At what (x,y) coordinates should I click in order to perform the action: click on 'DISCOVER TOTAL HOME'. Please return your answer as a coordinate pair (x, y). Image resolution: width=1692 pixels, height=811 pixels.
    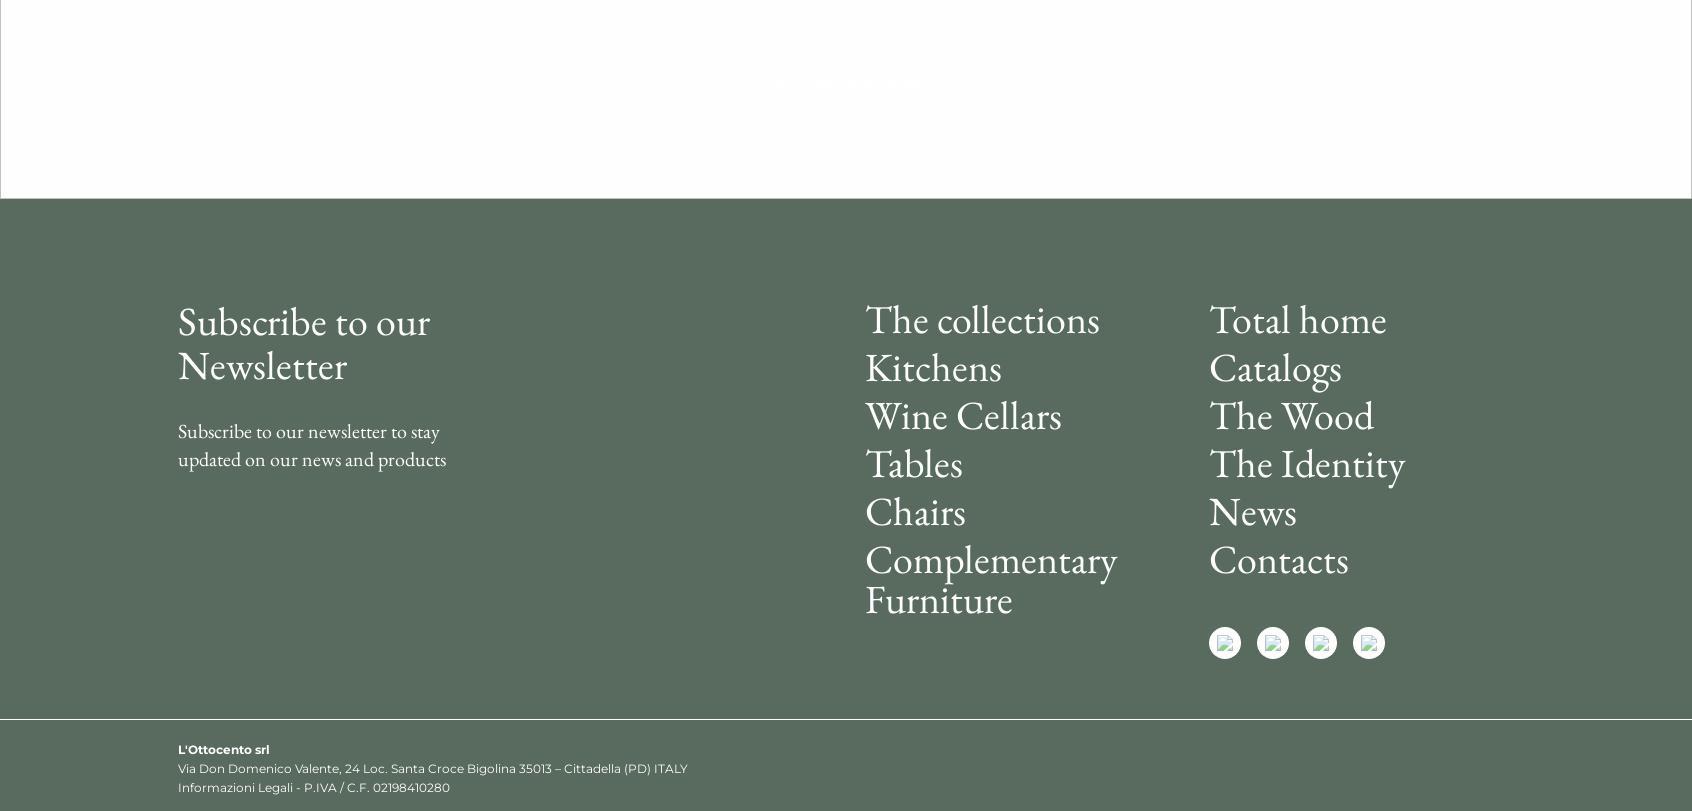
    Looking at the image, I should click on (846, 83).